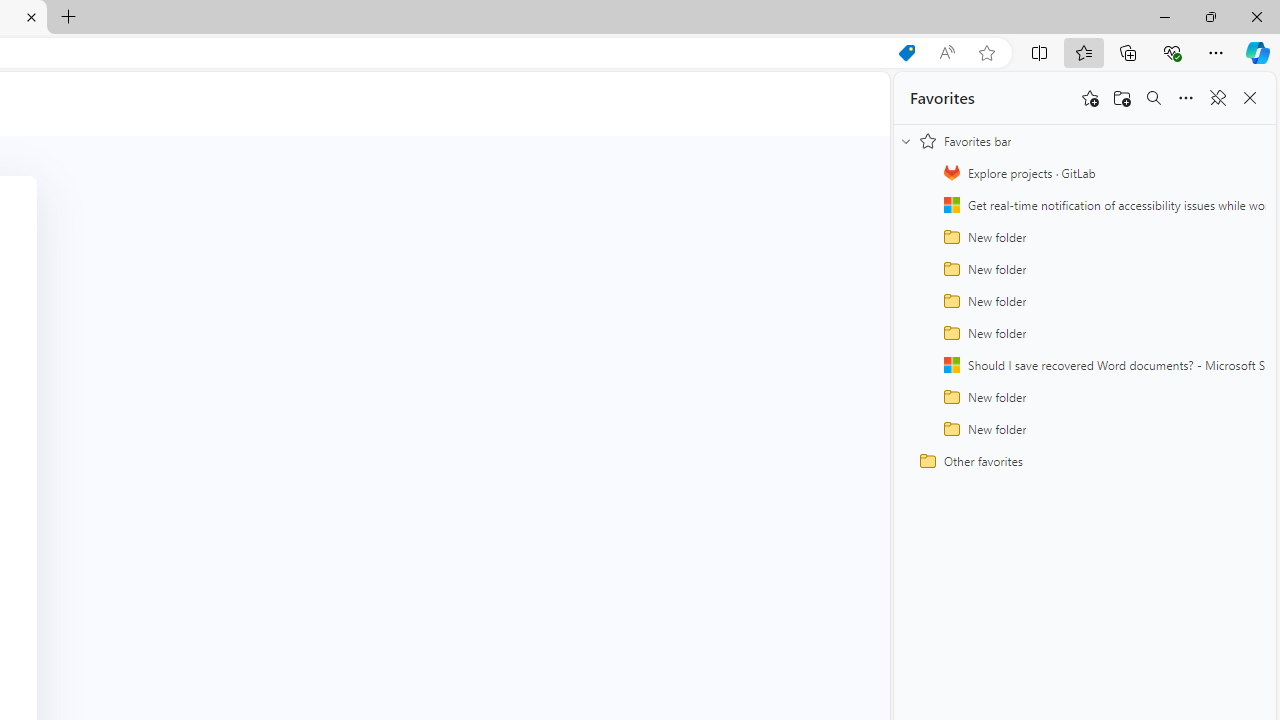  What do you see at coordinates (905, 52) in the screenshot?
I see `'Shopping in Microsoft Edge'` at bounding box center [905, 52].